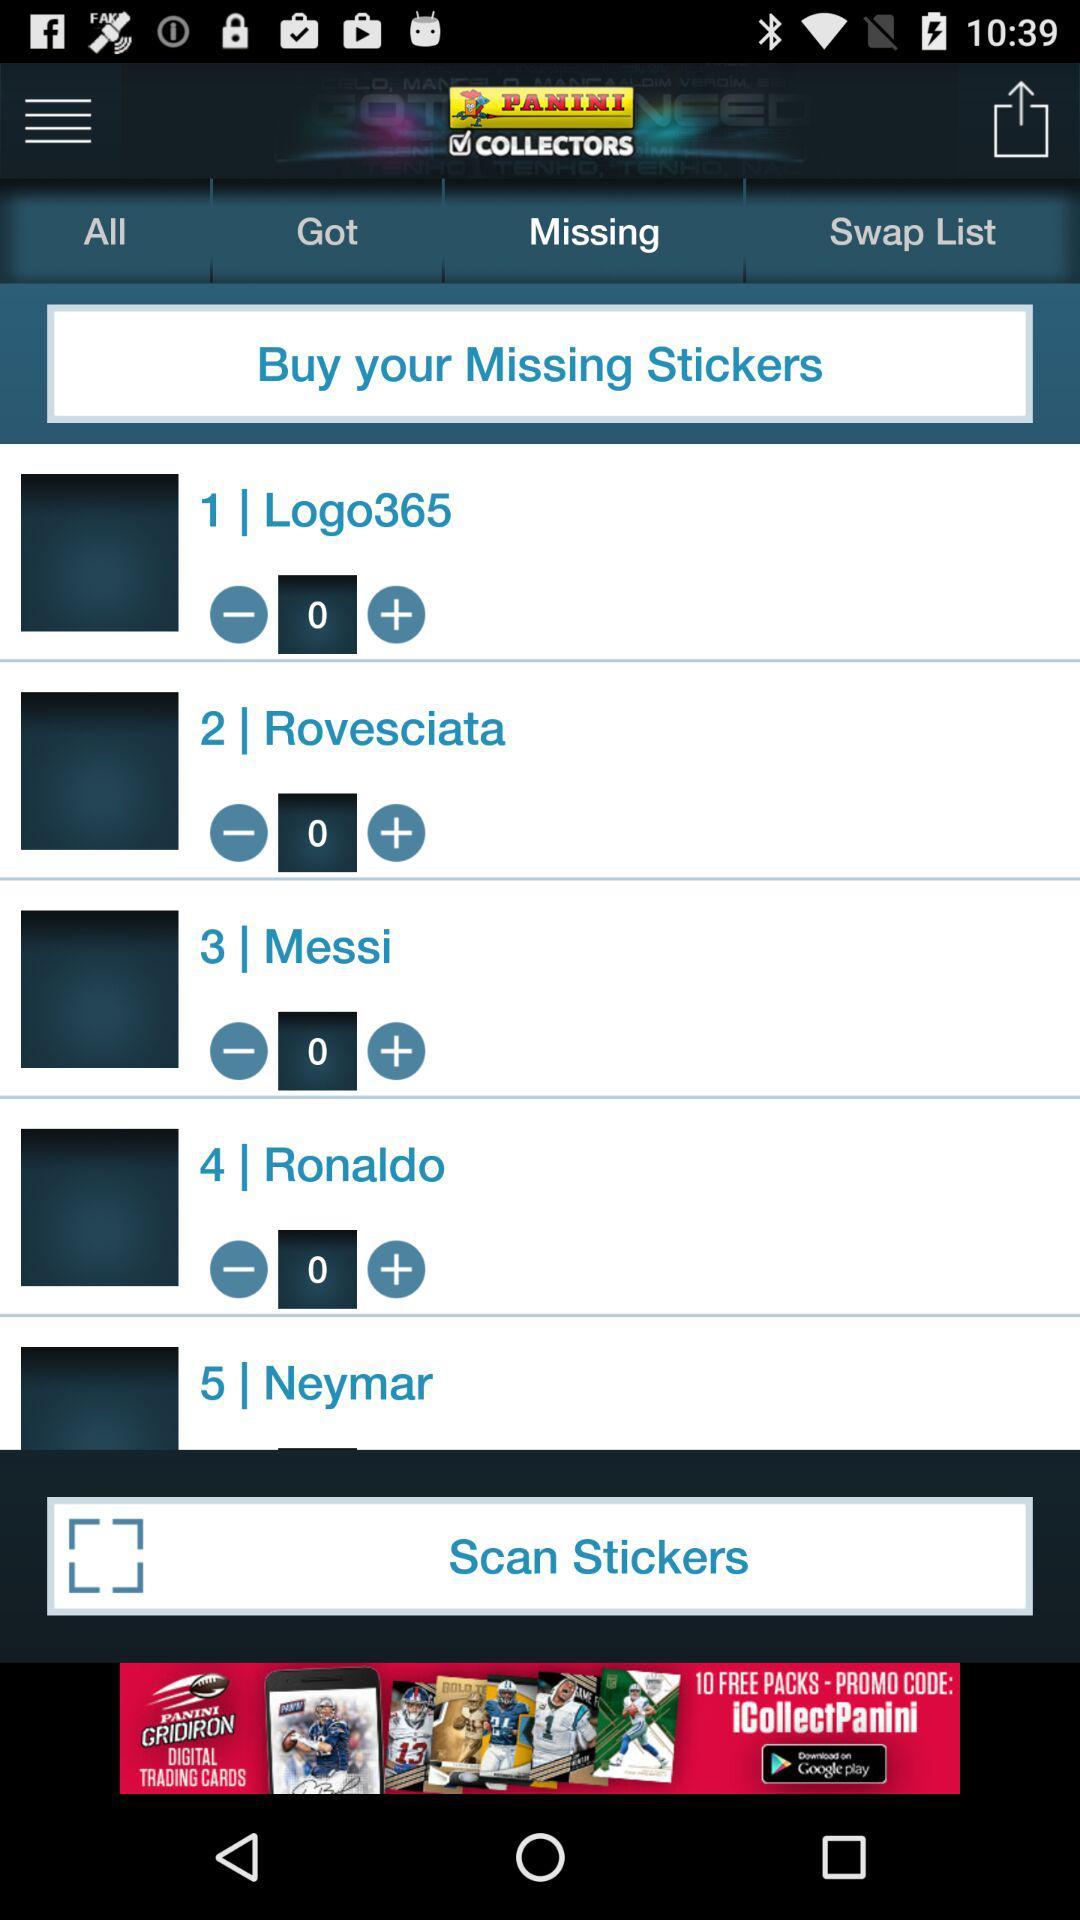 The image size is (1080, 1920). Describe the element at coordinates (237, 613) in the screenshot. I see `increment down` at that location.